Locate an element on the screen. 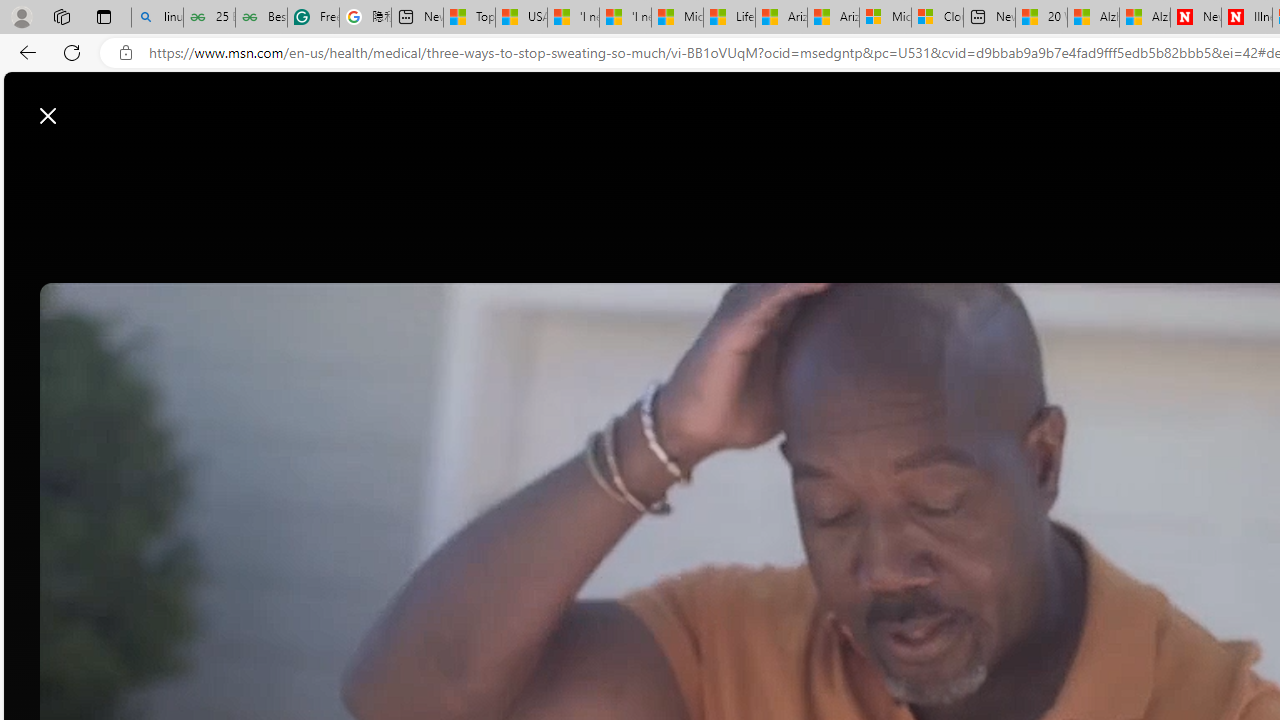  'Top Stories - MSN' is located at coordinates (468, 17).